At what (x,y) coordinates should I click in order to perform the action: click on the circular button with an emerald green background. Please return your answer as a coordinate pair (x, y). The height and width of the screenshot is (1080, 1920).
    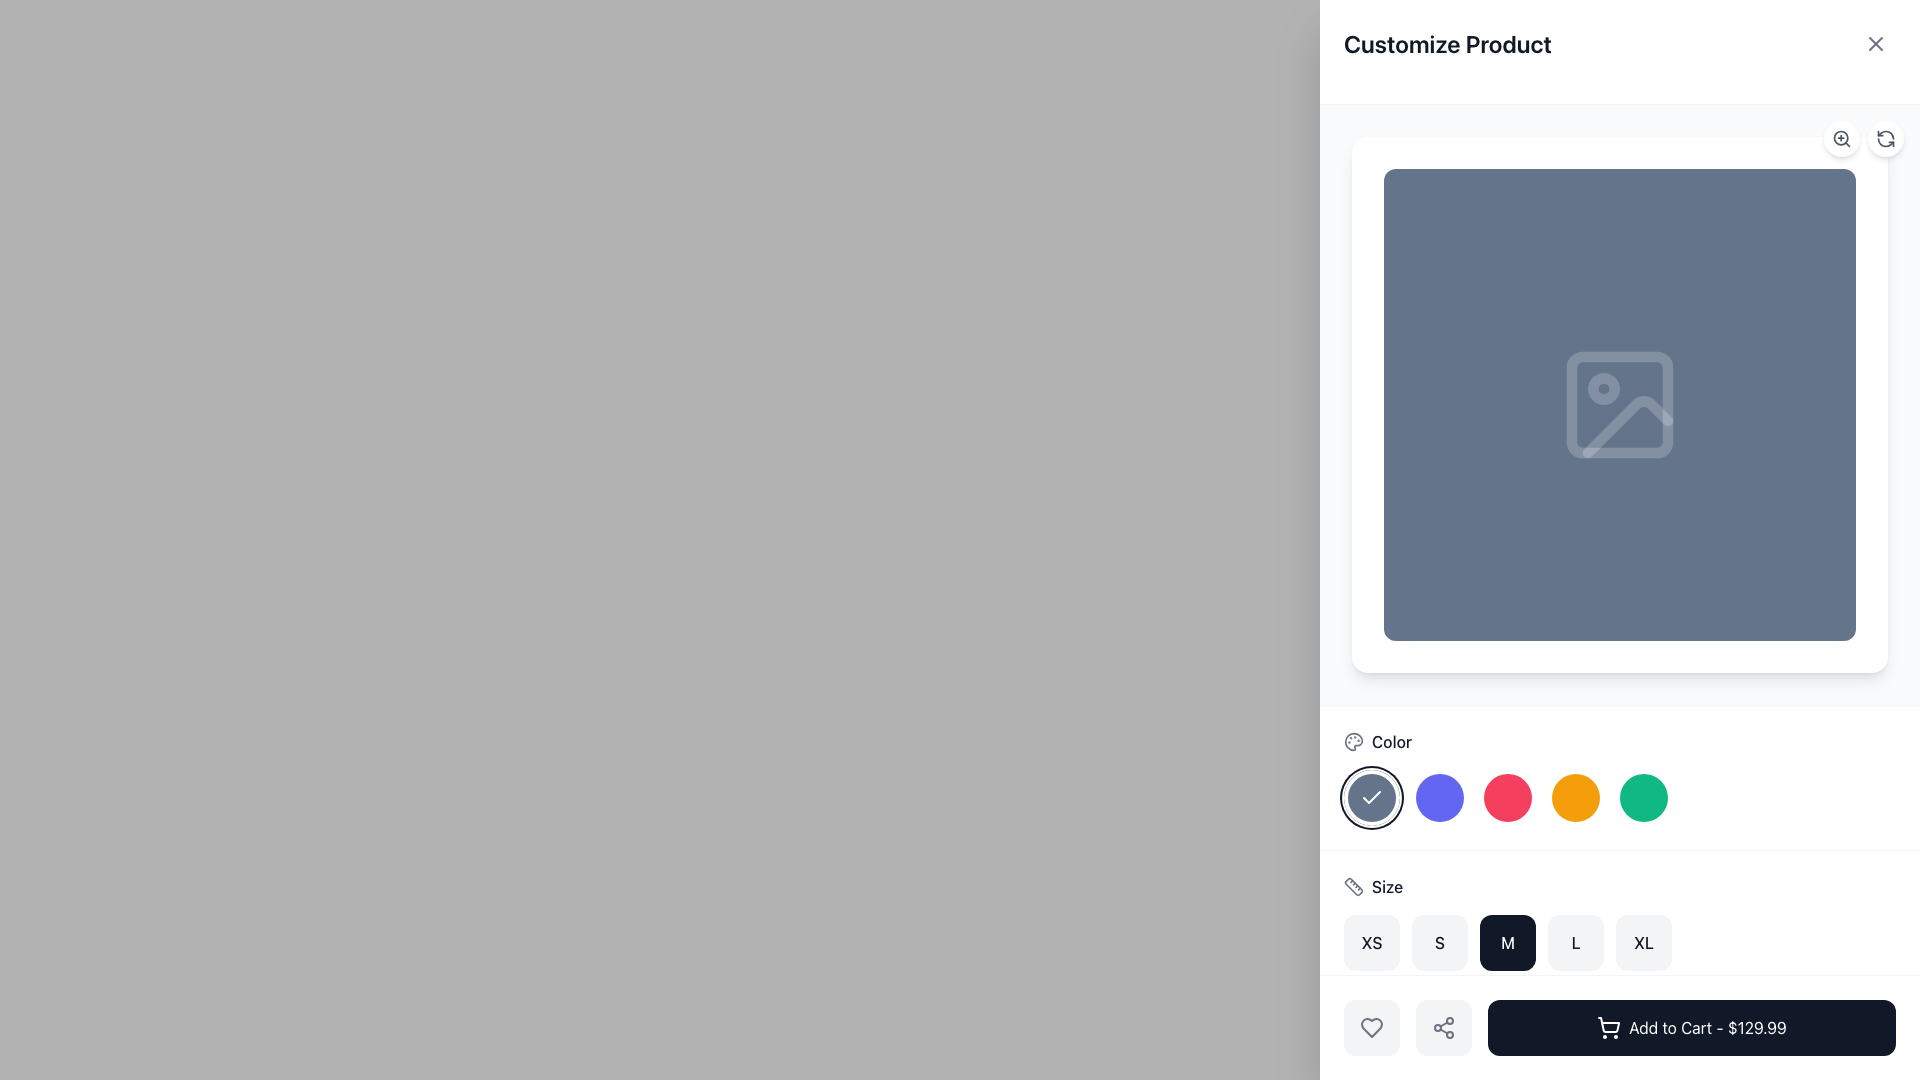
    Looking at the image, I should click on (1643, 797).